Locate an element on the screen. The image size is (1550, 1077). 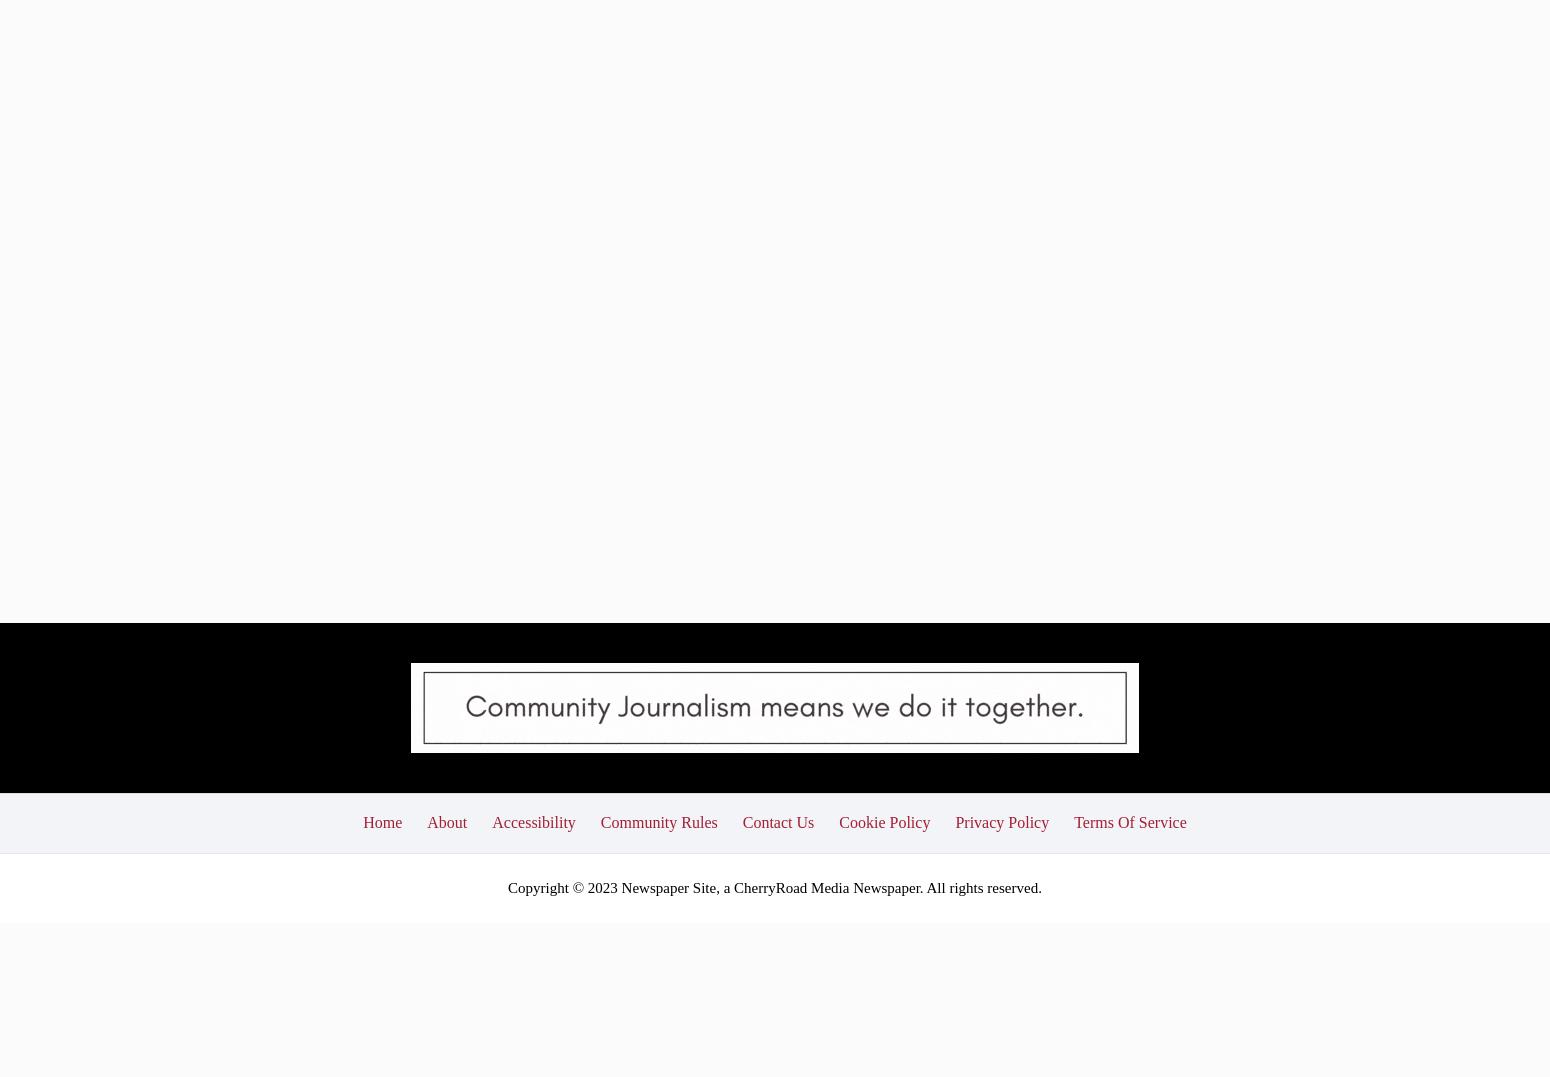
'Privacy Policy' is located at coordinates (1001, 674).